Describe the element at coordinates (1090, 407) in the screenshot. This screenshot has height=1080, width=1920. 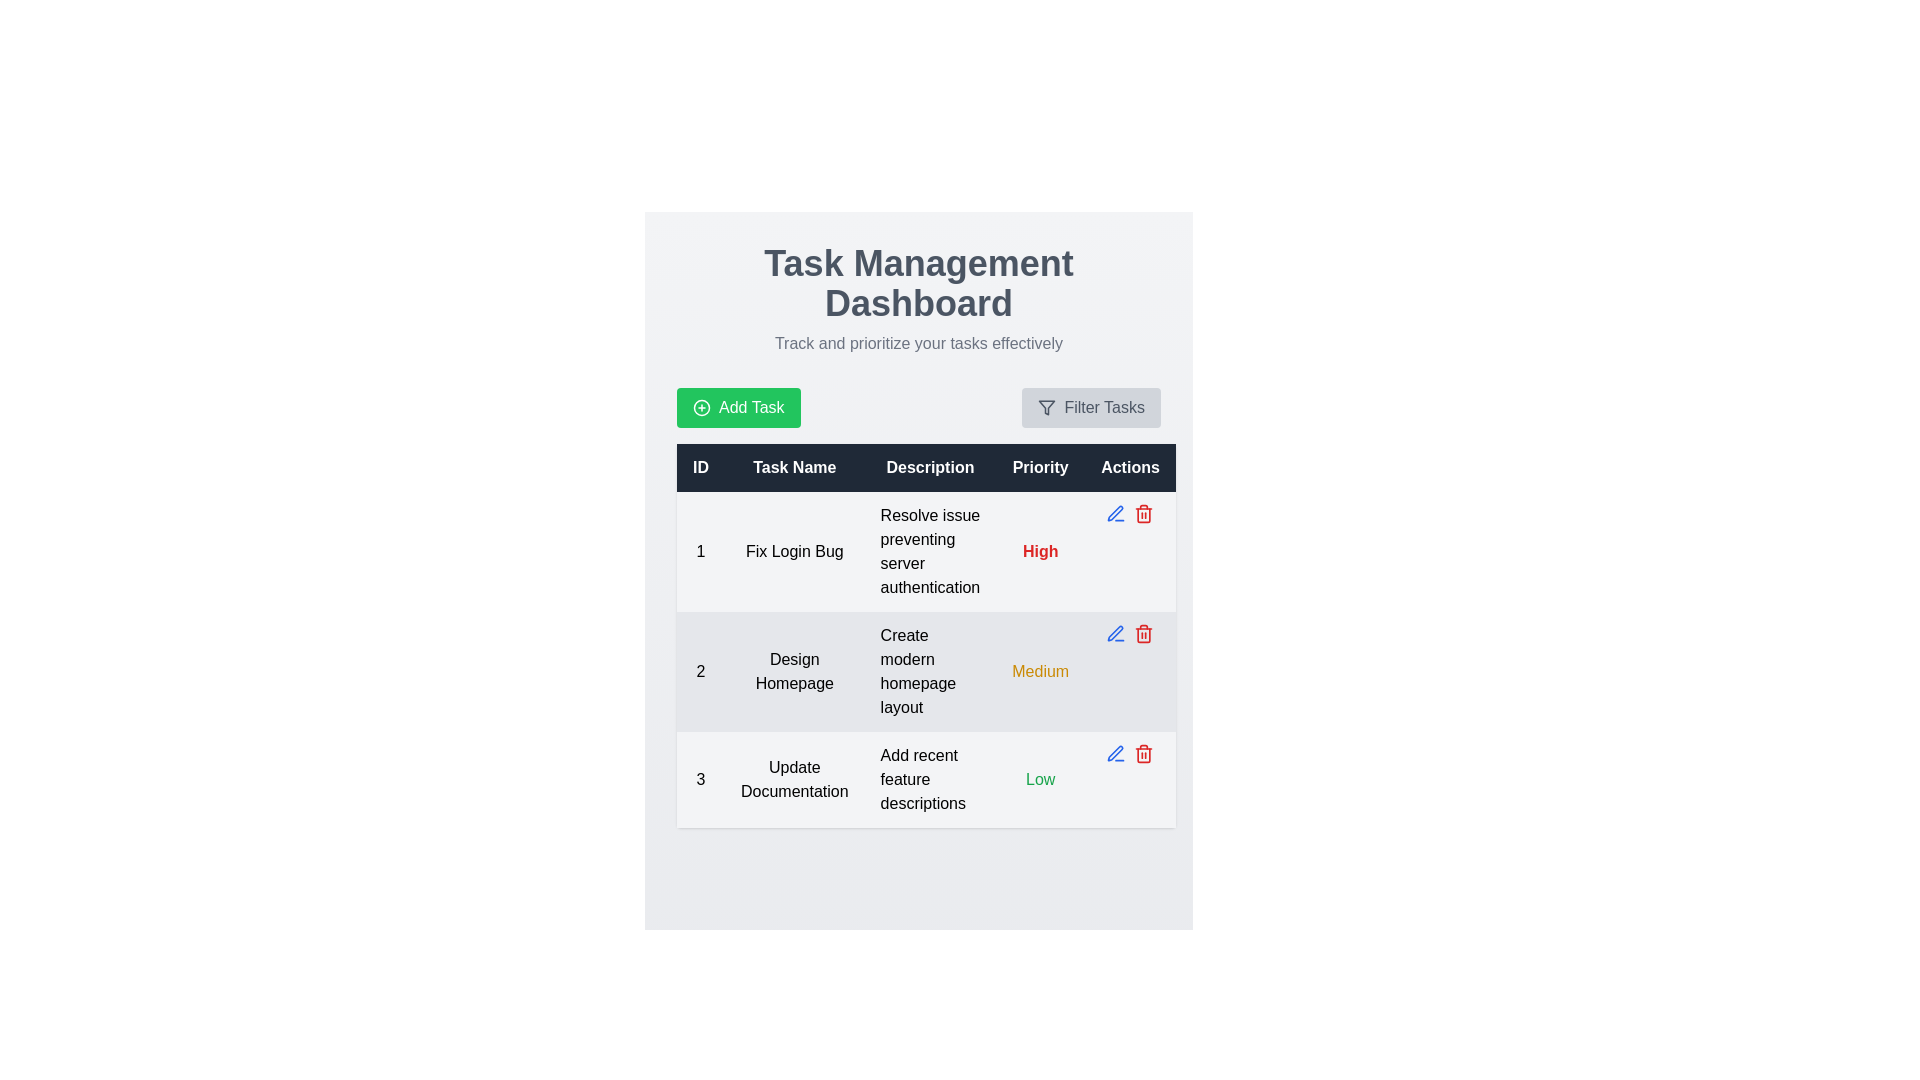
I see `the 'Filter Tasks' button, which is a rounded button with a light gray background and a filter icon, located to the right of the 'Add Task' button` at that location.